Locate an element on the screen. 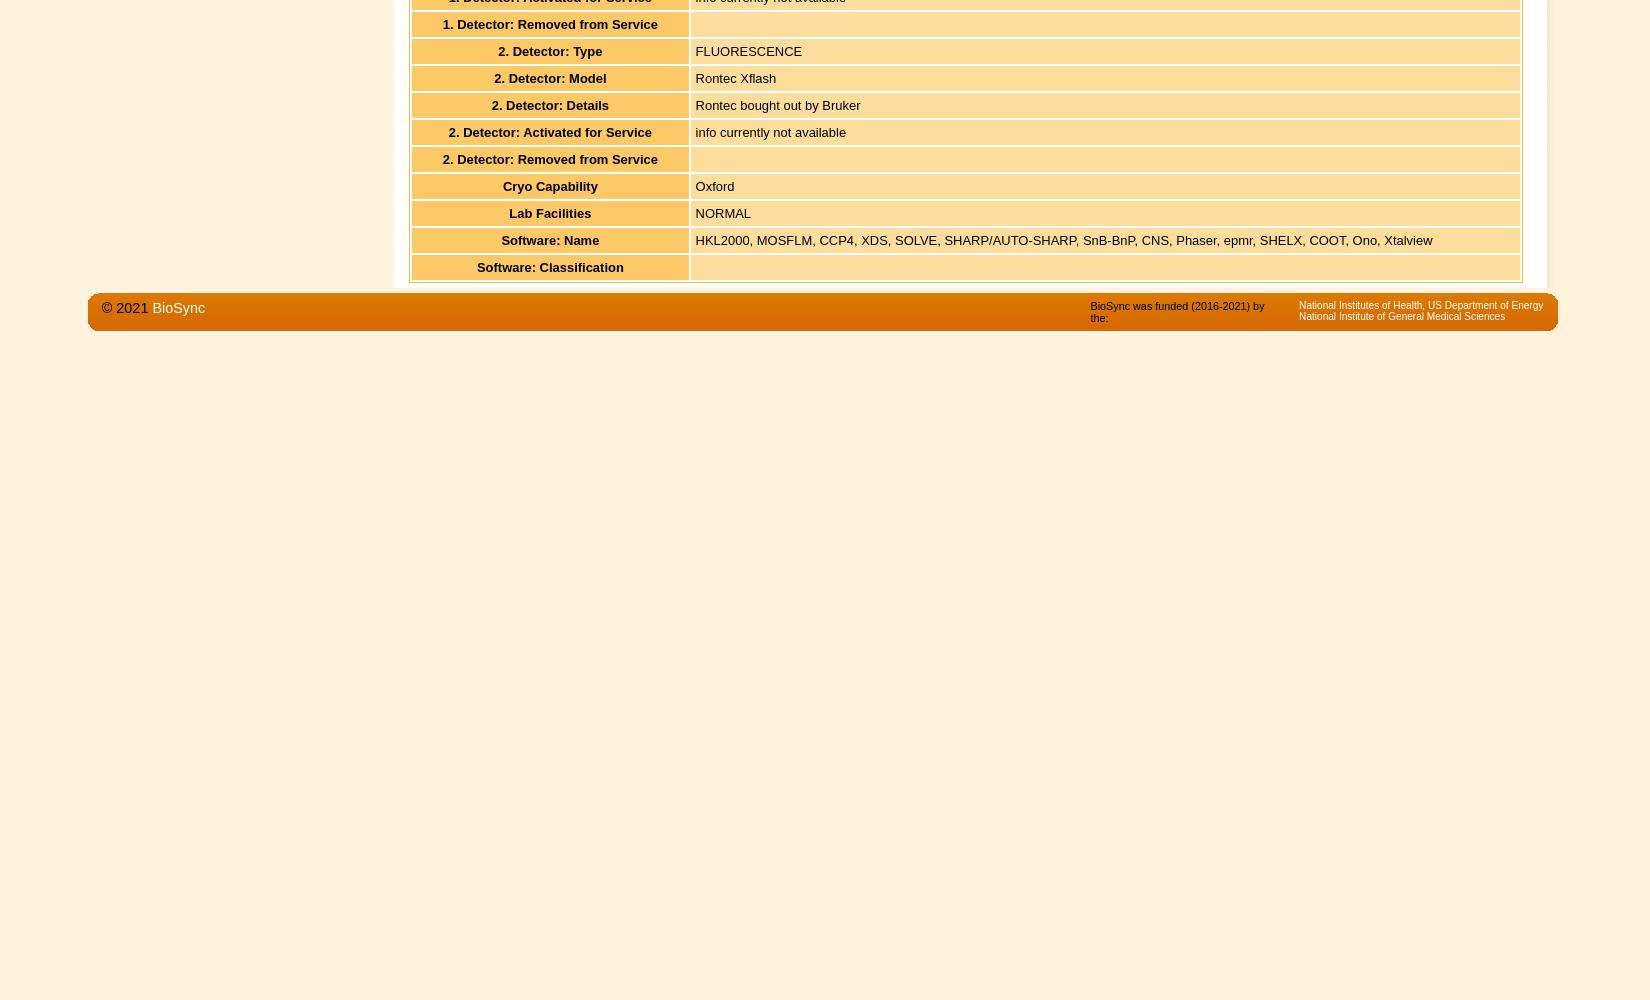 Image resolution: width=1650 pixels, height=1000 pixels. 'BioSync' is located at coordinates (178, 307).